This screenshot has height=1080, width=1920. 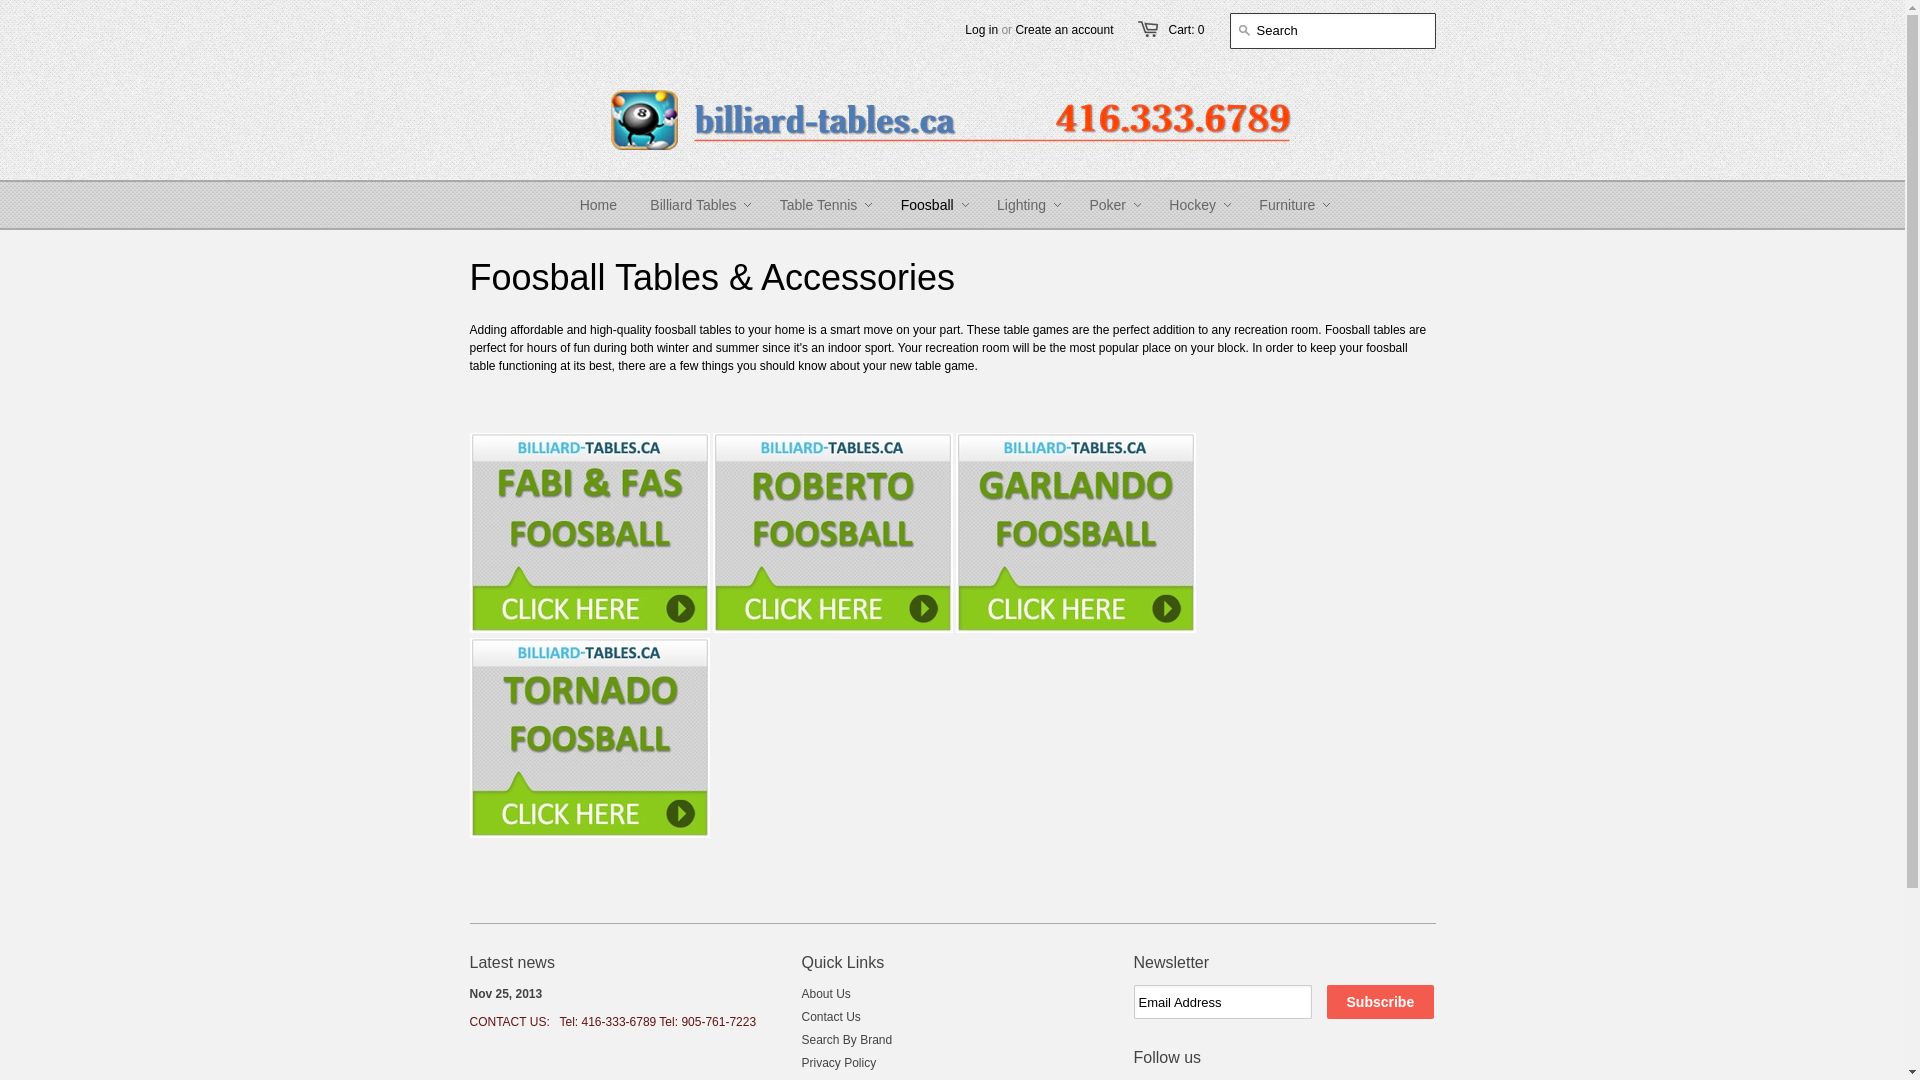 I want to click on 'Foosball', so click(x=926, y=204).